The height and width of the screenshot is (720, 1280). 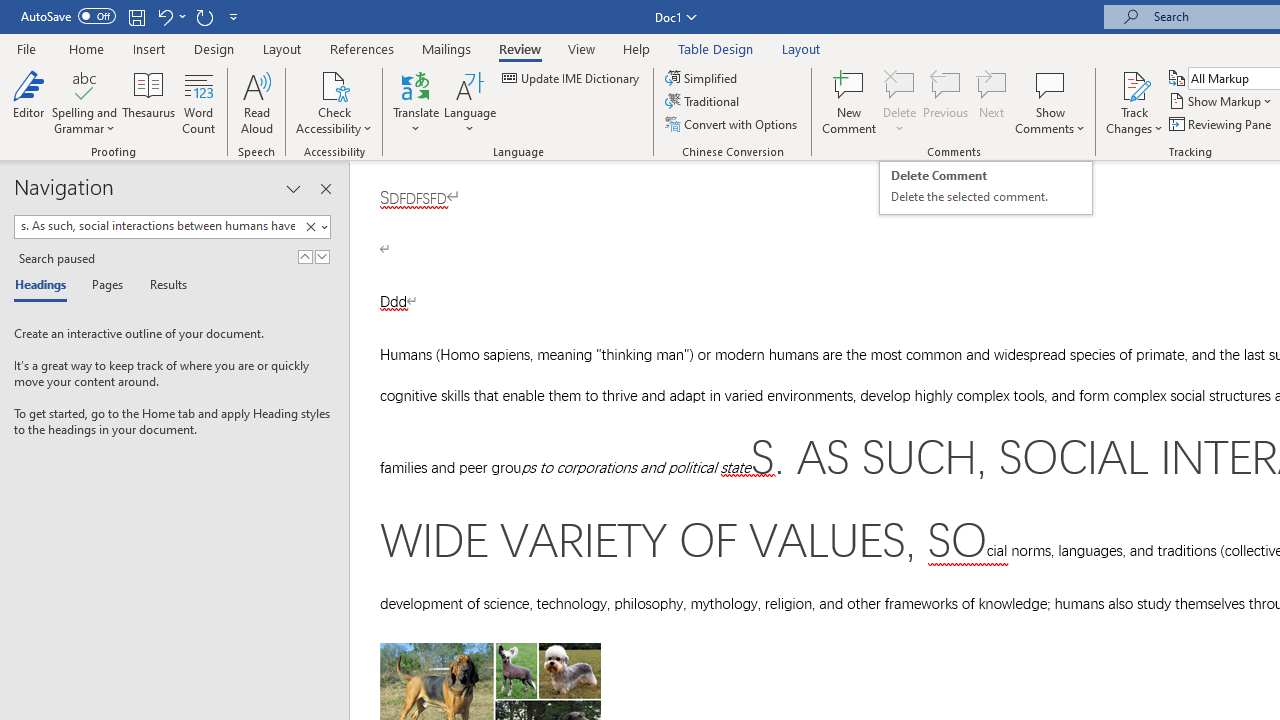 What do you see at coordinates (1221, 101) in the screenshot?
I see `'Show Markup'` at bounding box center [1221, 101].